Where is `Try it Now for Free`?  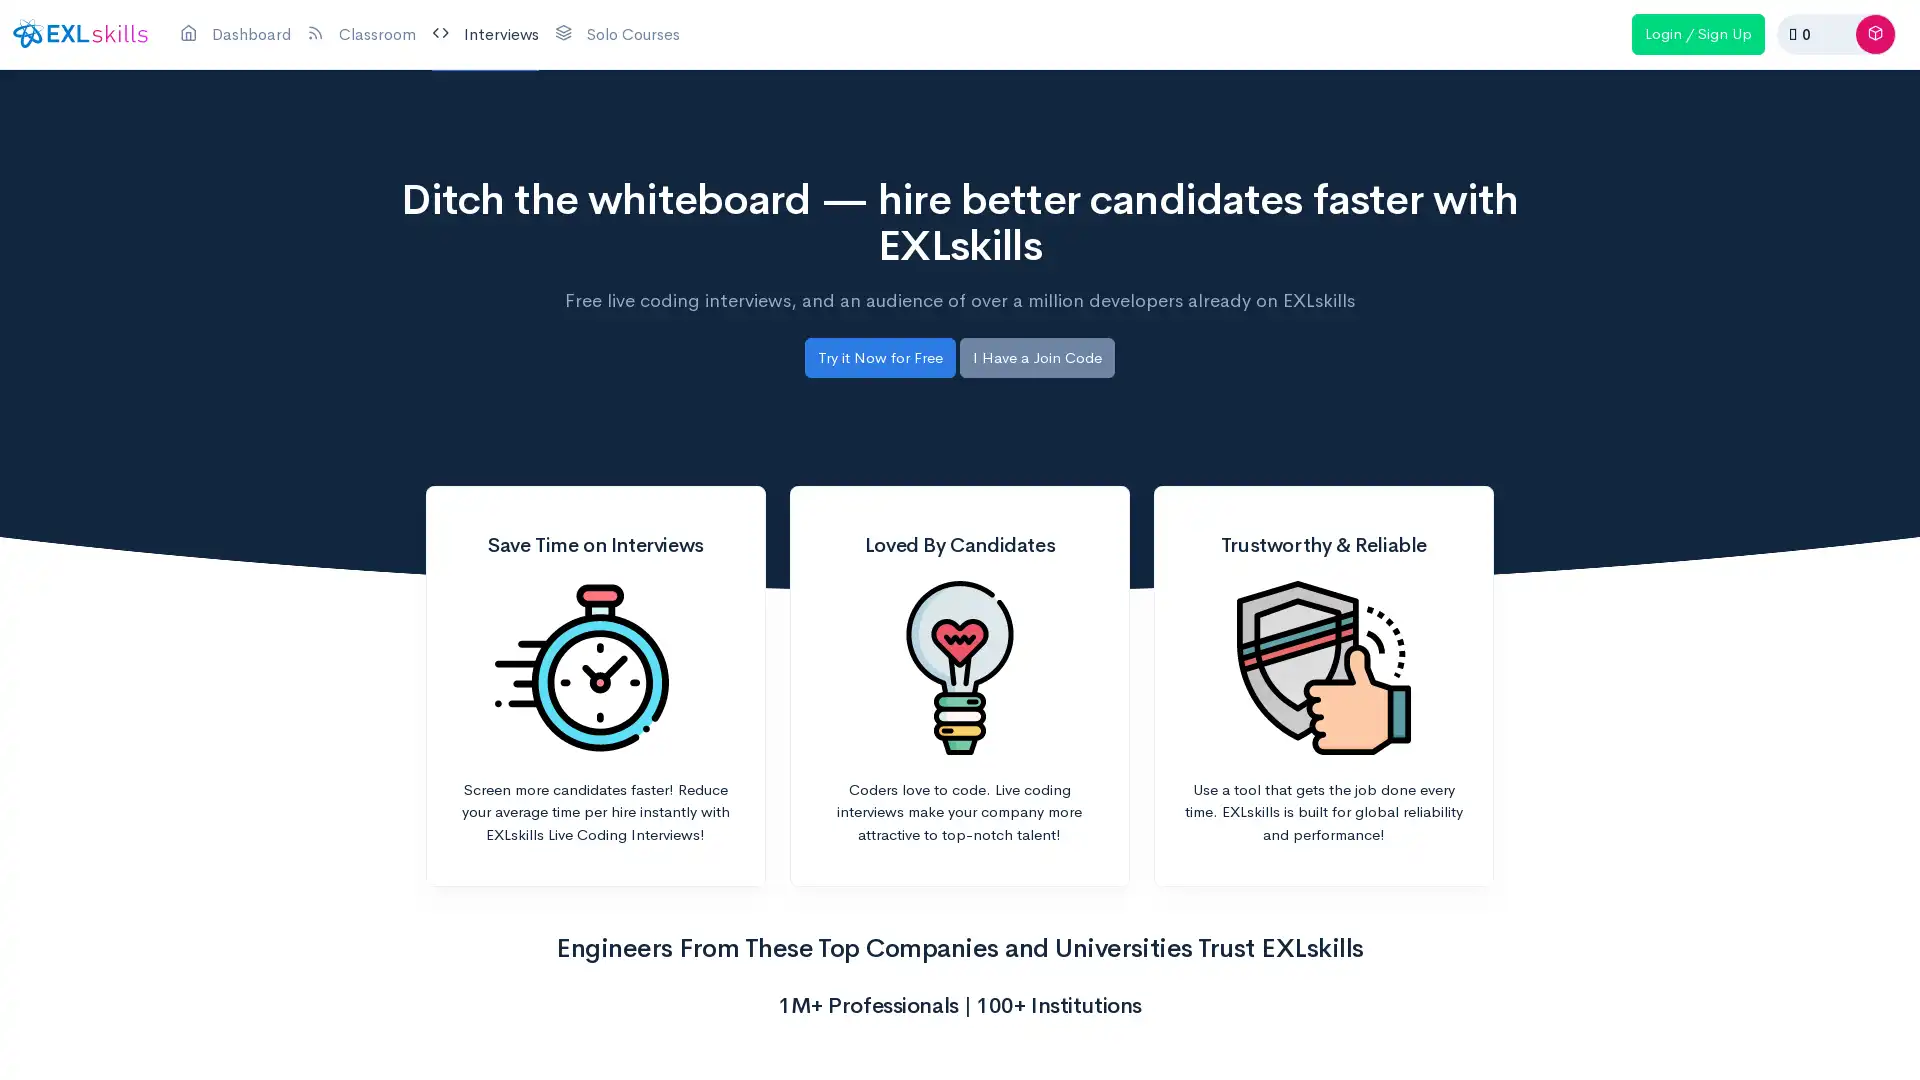 Try it Now for Free is located at coordinates (880, 356).